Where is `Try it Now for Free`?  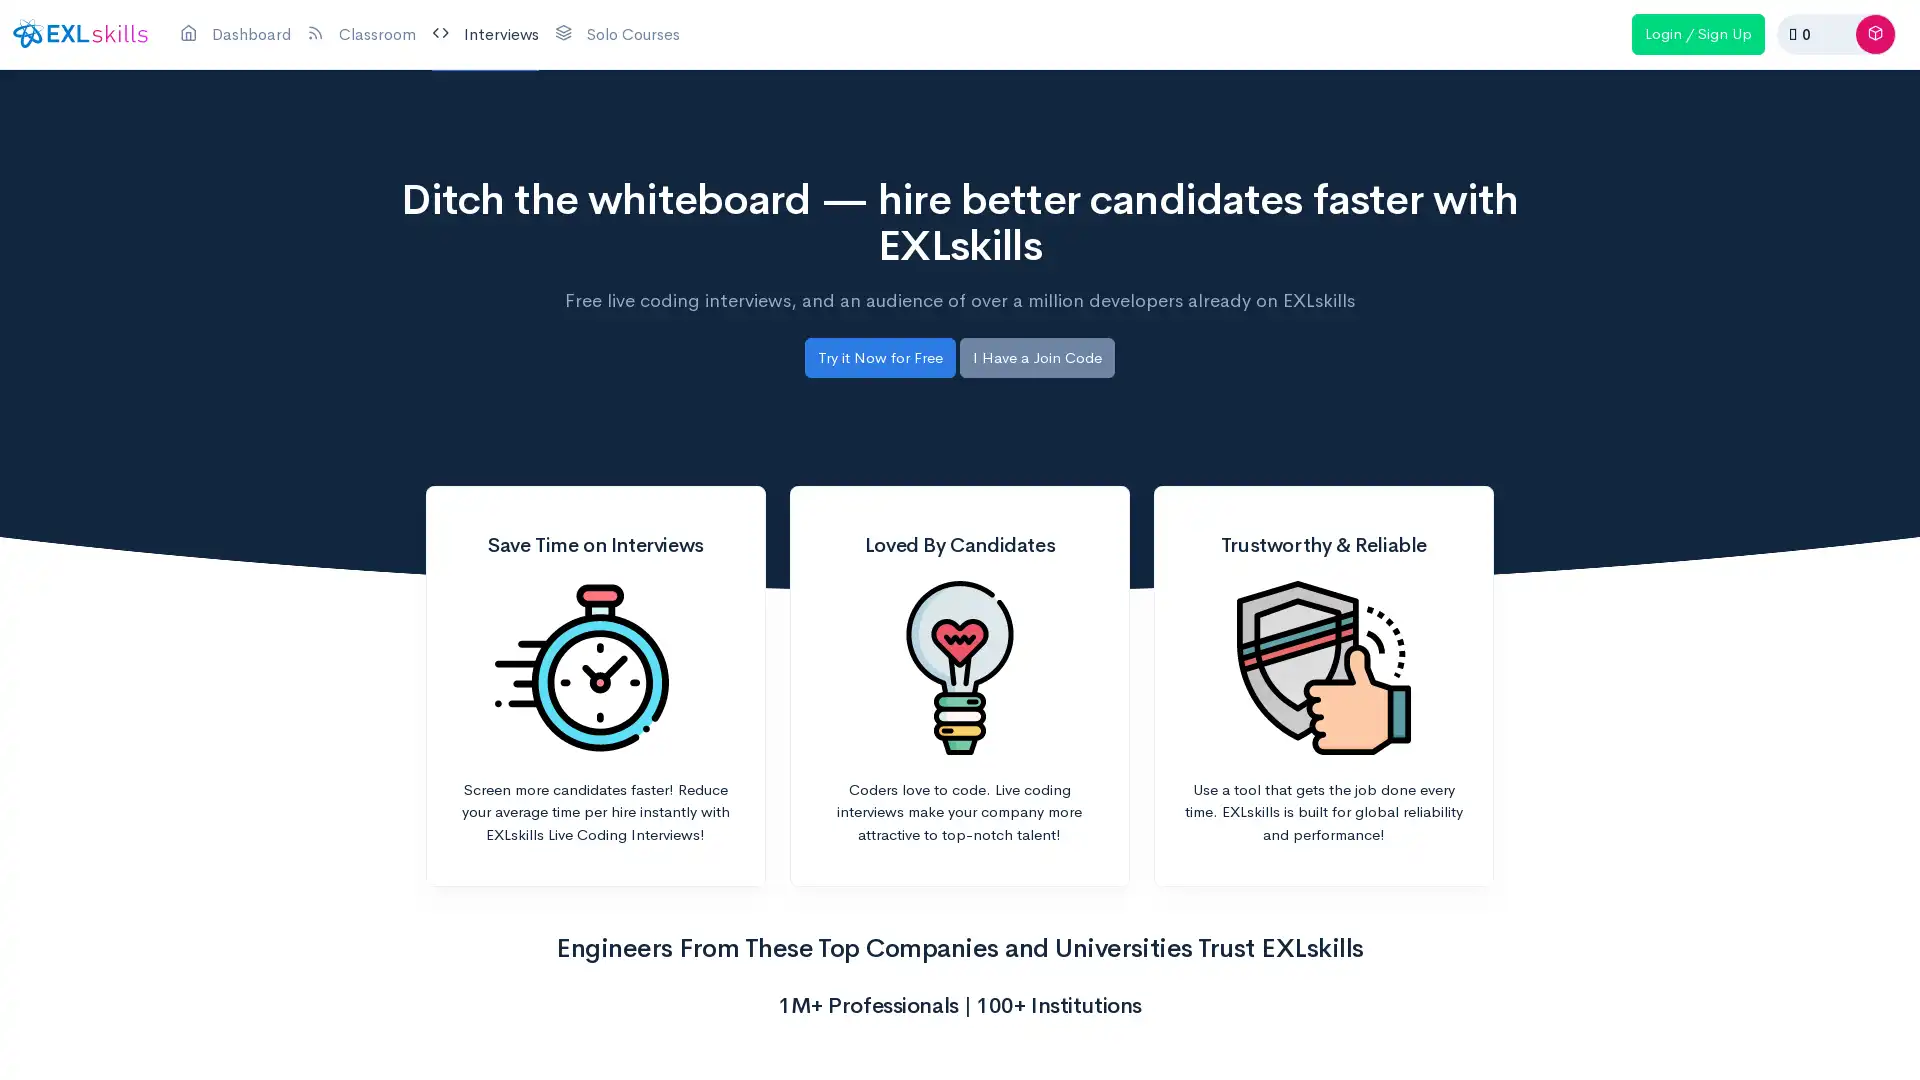 Try it Now for Free is located at coordinates (880, 356).